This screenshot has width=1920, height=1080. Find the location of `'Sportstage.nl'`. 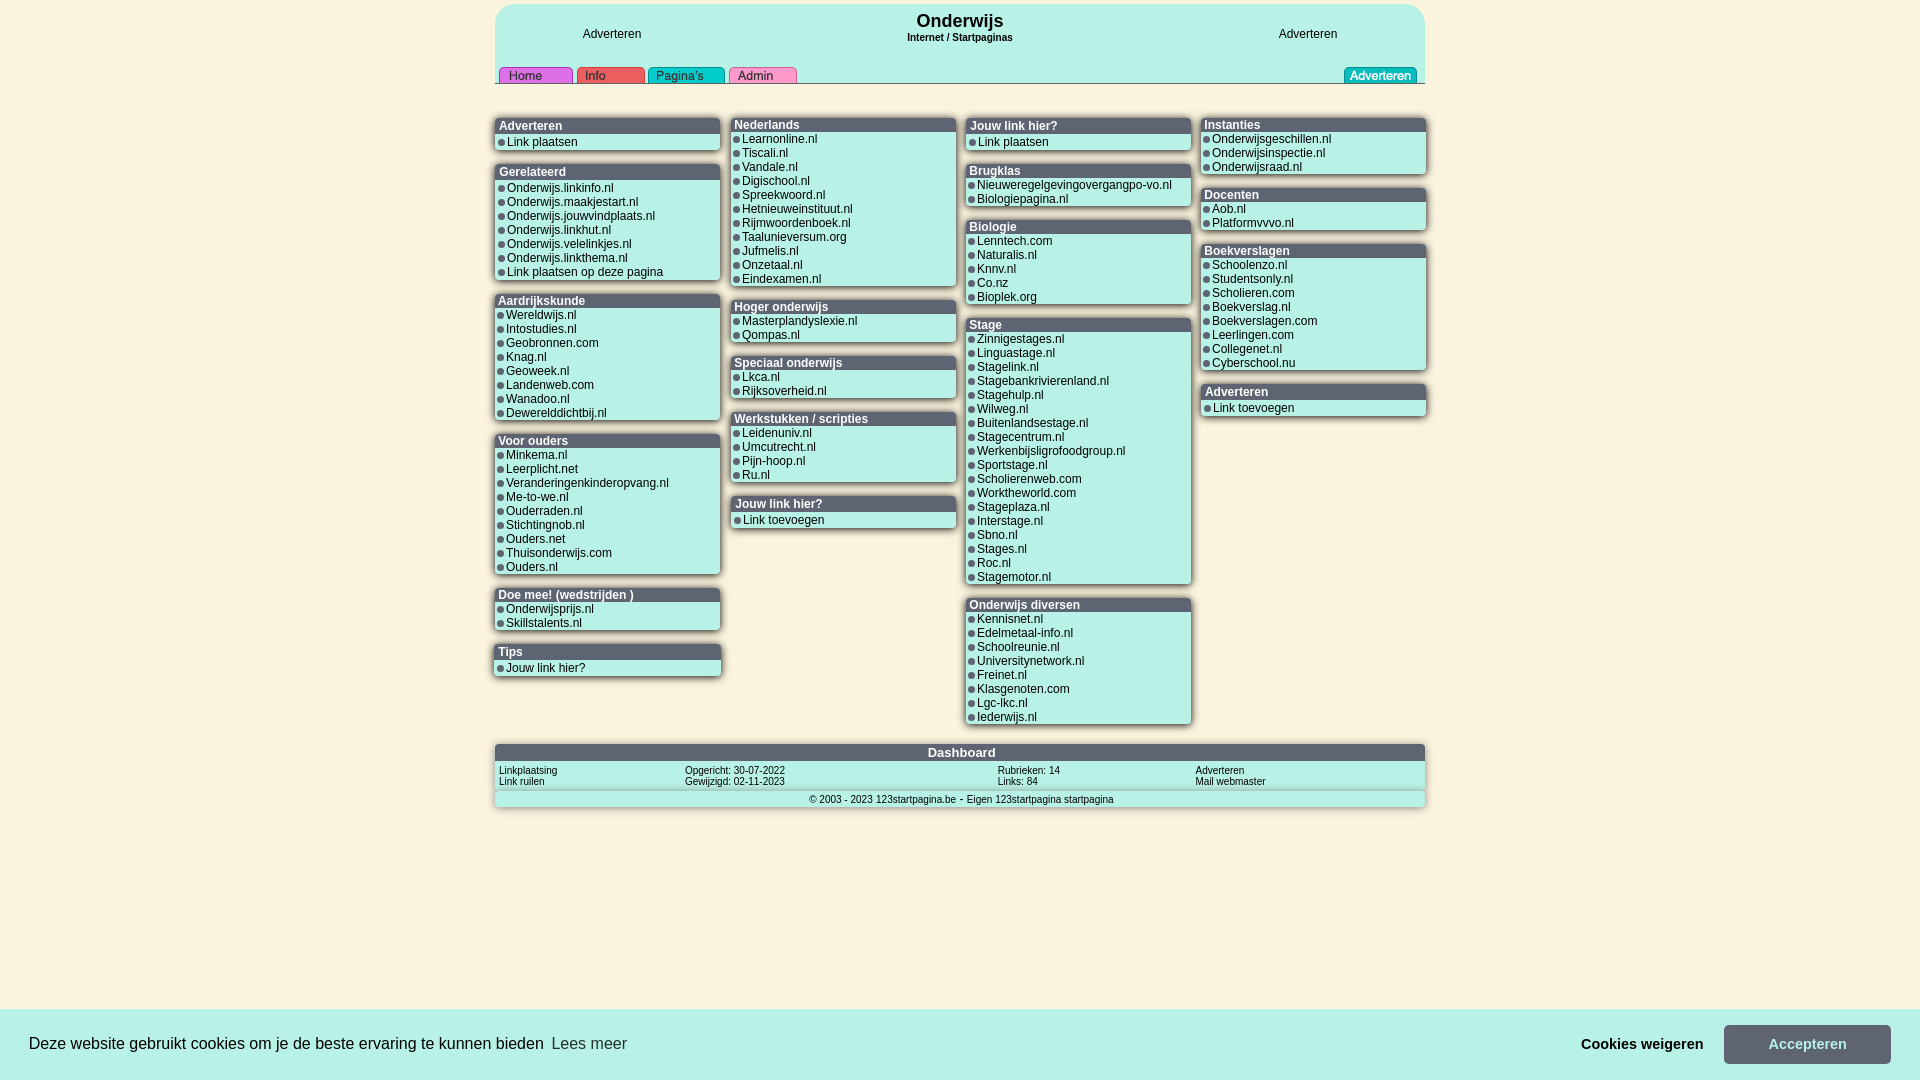

'Sportstage.nl' is located at coordinates (1012, 465).